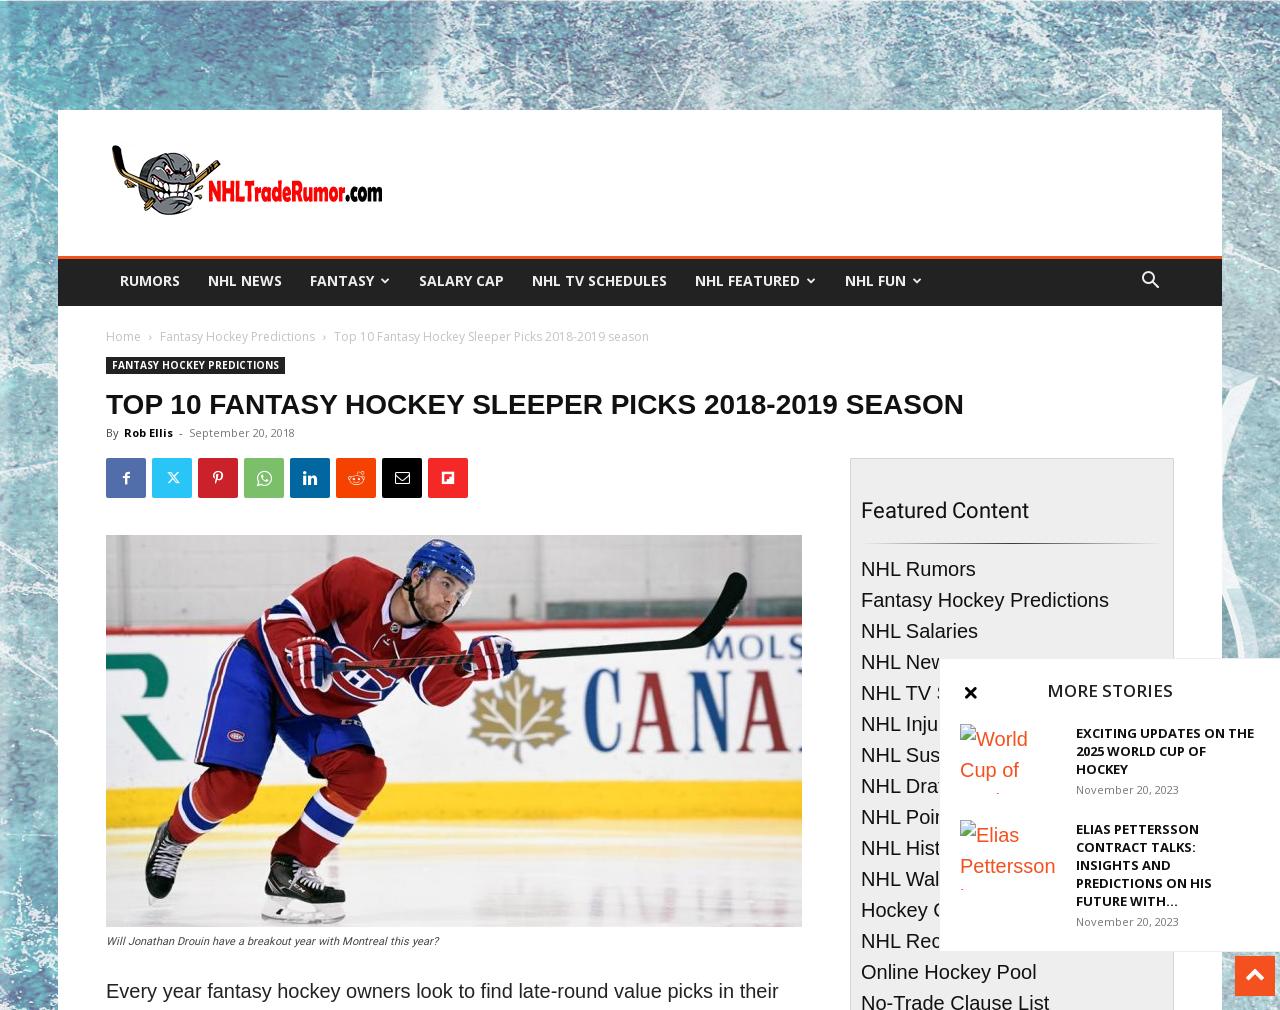 This screenshot has height=1010, width=1280. I want to click on 'NHL Records', so click(919, 941).